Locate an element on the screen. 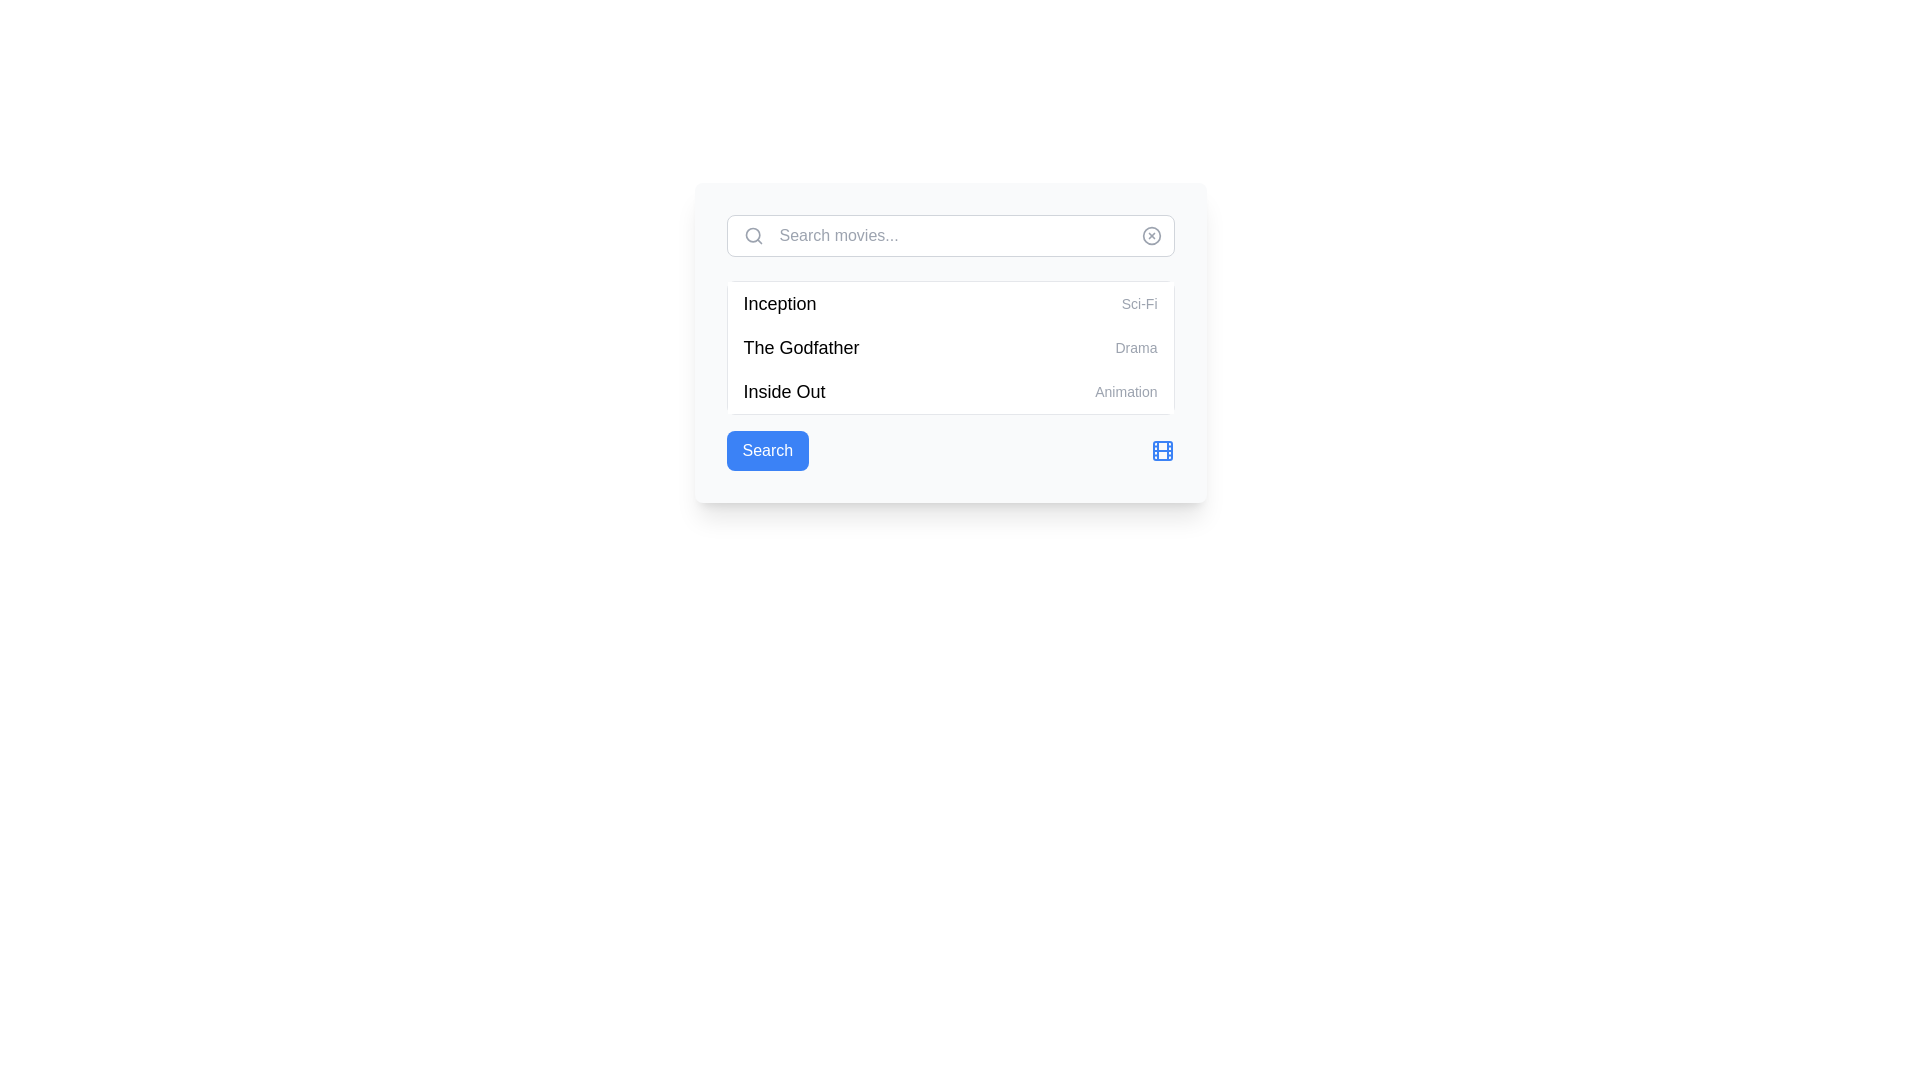 This screenshot has height=1080, width=1920. the informational text label indicating the genre 'Animation' for the movie 'Inside Out', which is located to the right of the movie title is located at coordinates (1126, 392).